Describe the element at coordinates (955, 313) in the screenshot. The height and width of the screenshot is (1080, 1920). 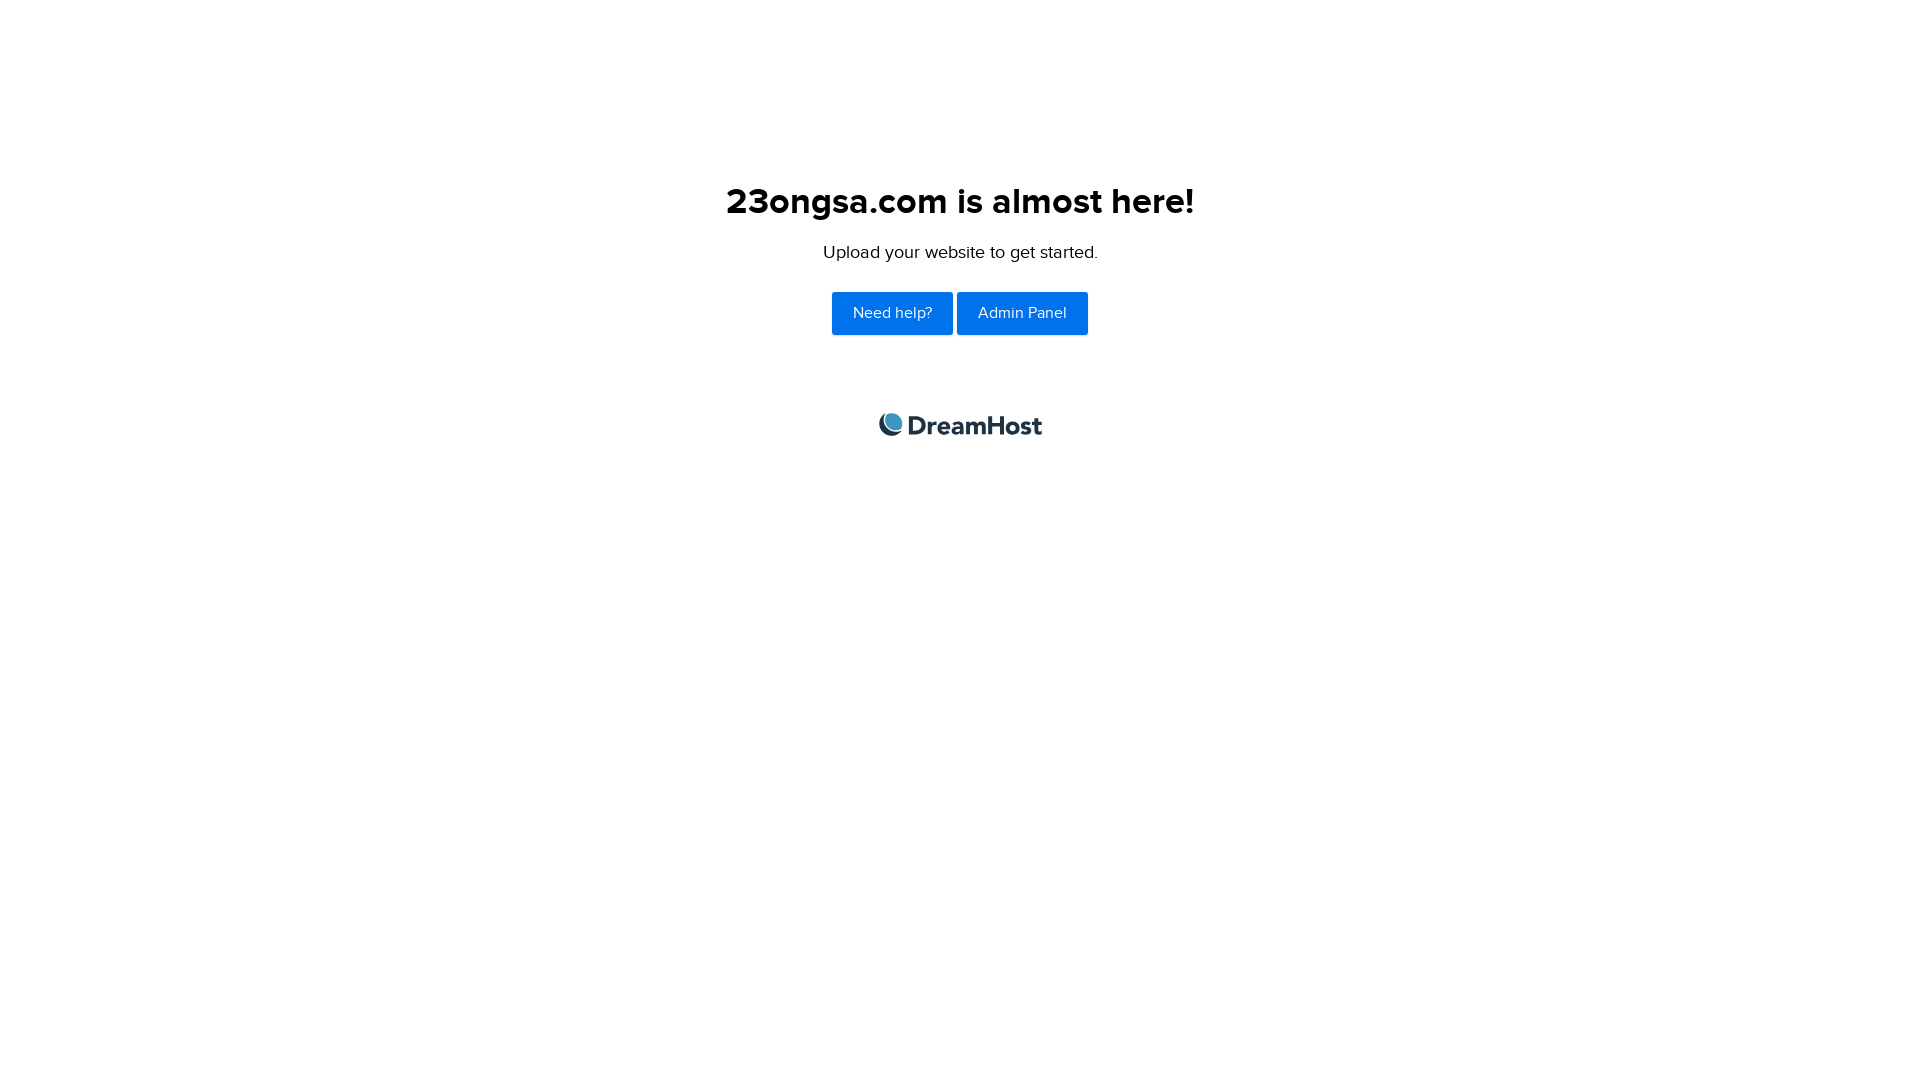
I see `'Admin Panel'` at that location.